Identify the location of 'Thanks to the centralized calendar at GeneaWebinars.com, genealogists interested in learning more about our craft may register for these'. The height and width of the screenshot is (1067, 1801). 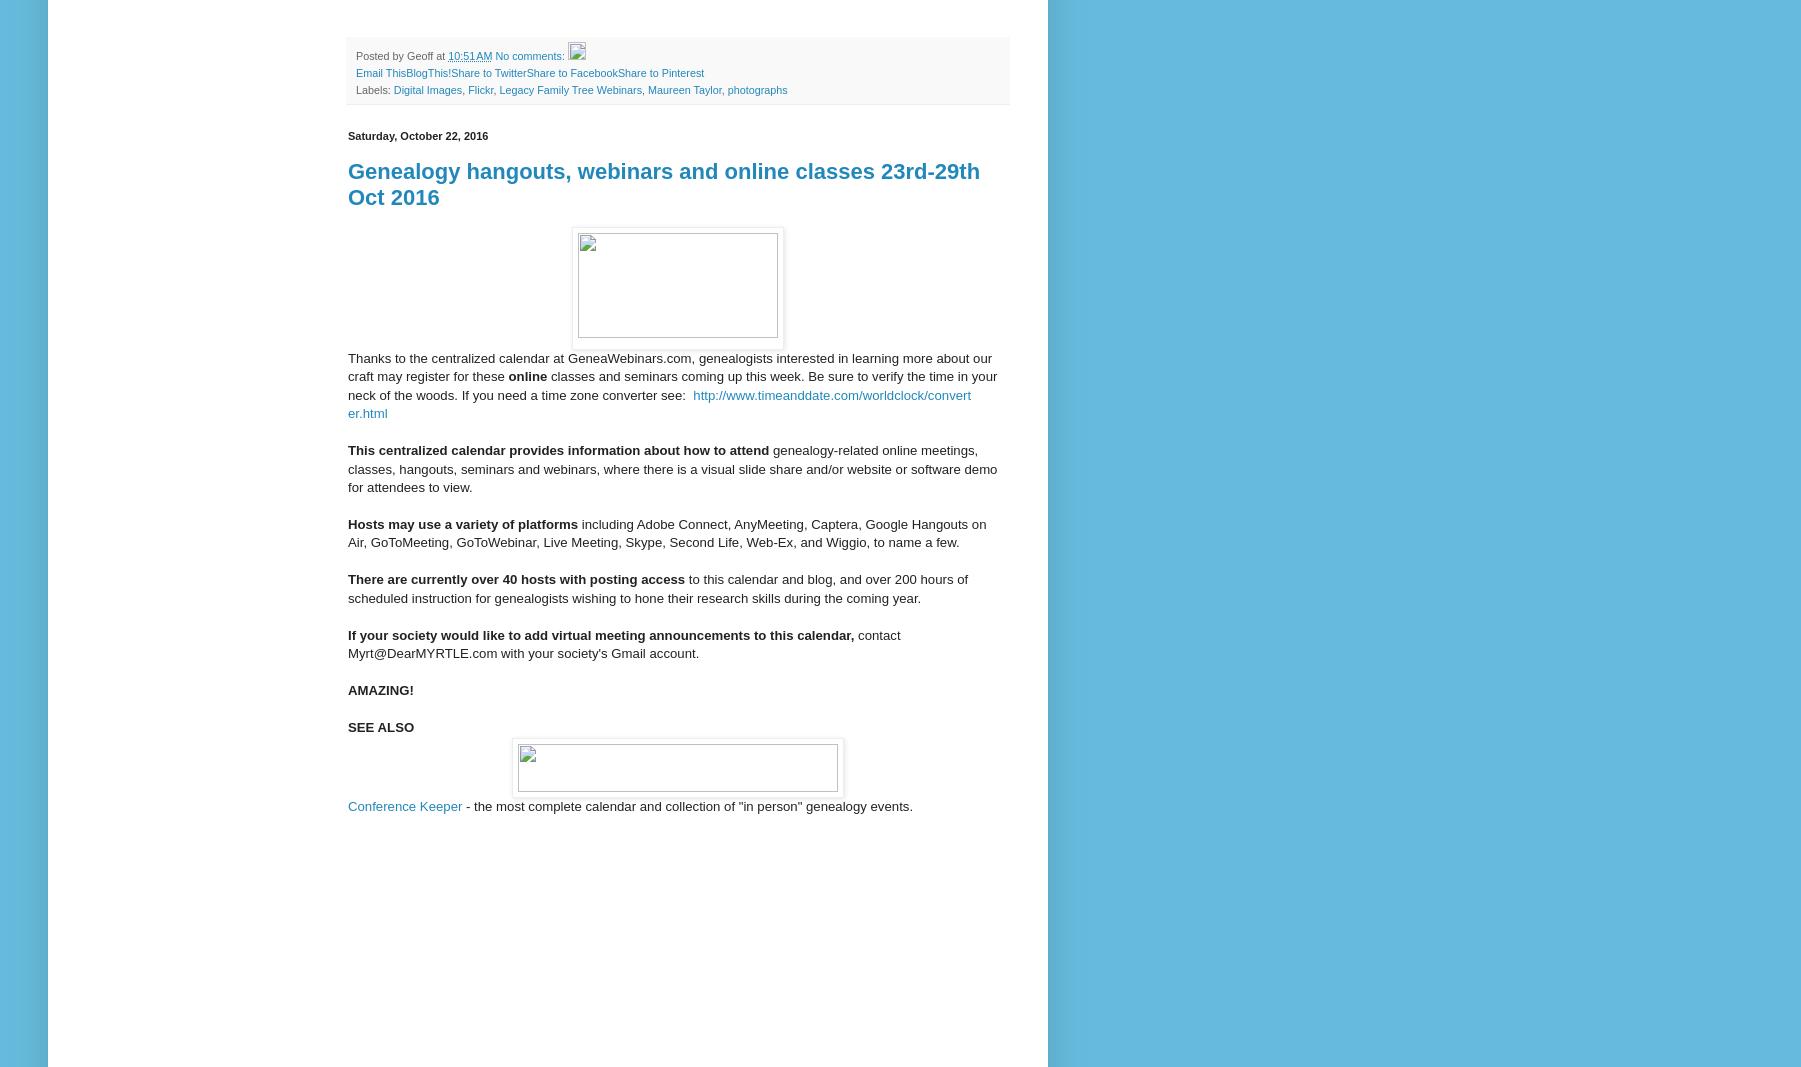
(668, 366).